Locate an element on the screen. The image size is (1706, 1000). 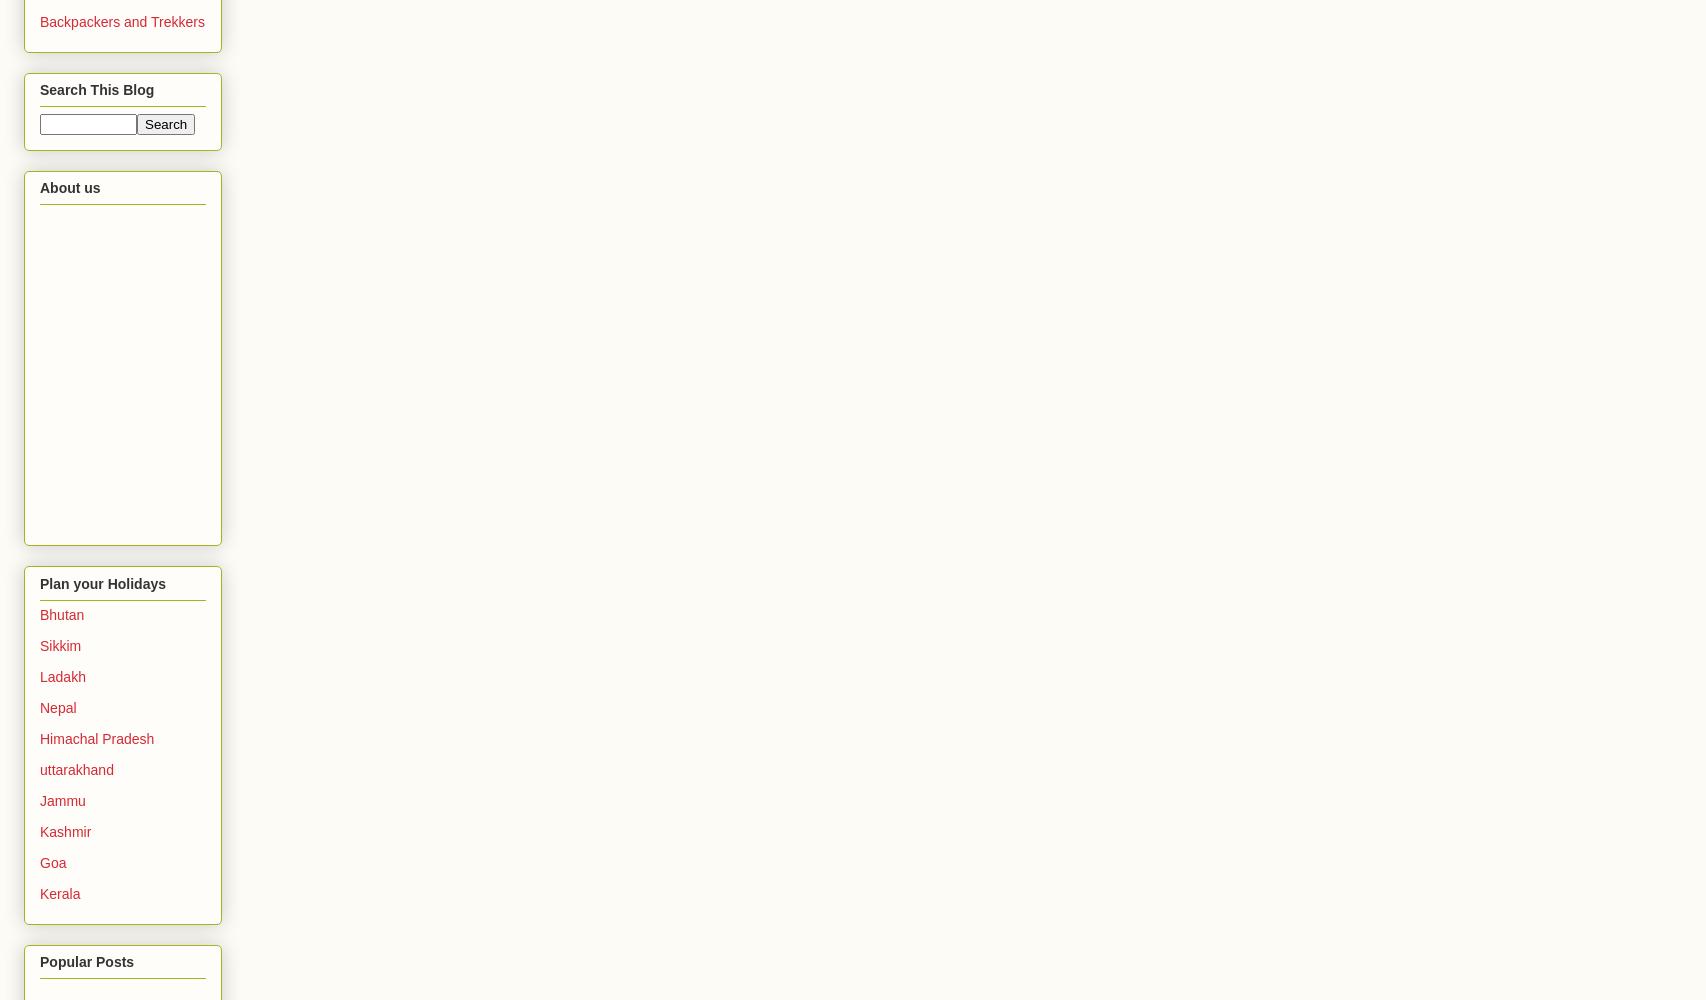
'Kashmir' is located at coordinates (39, 830).